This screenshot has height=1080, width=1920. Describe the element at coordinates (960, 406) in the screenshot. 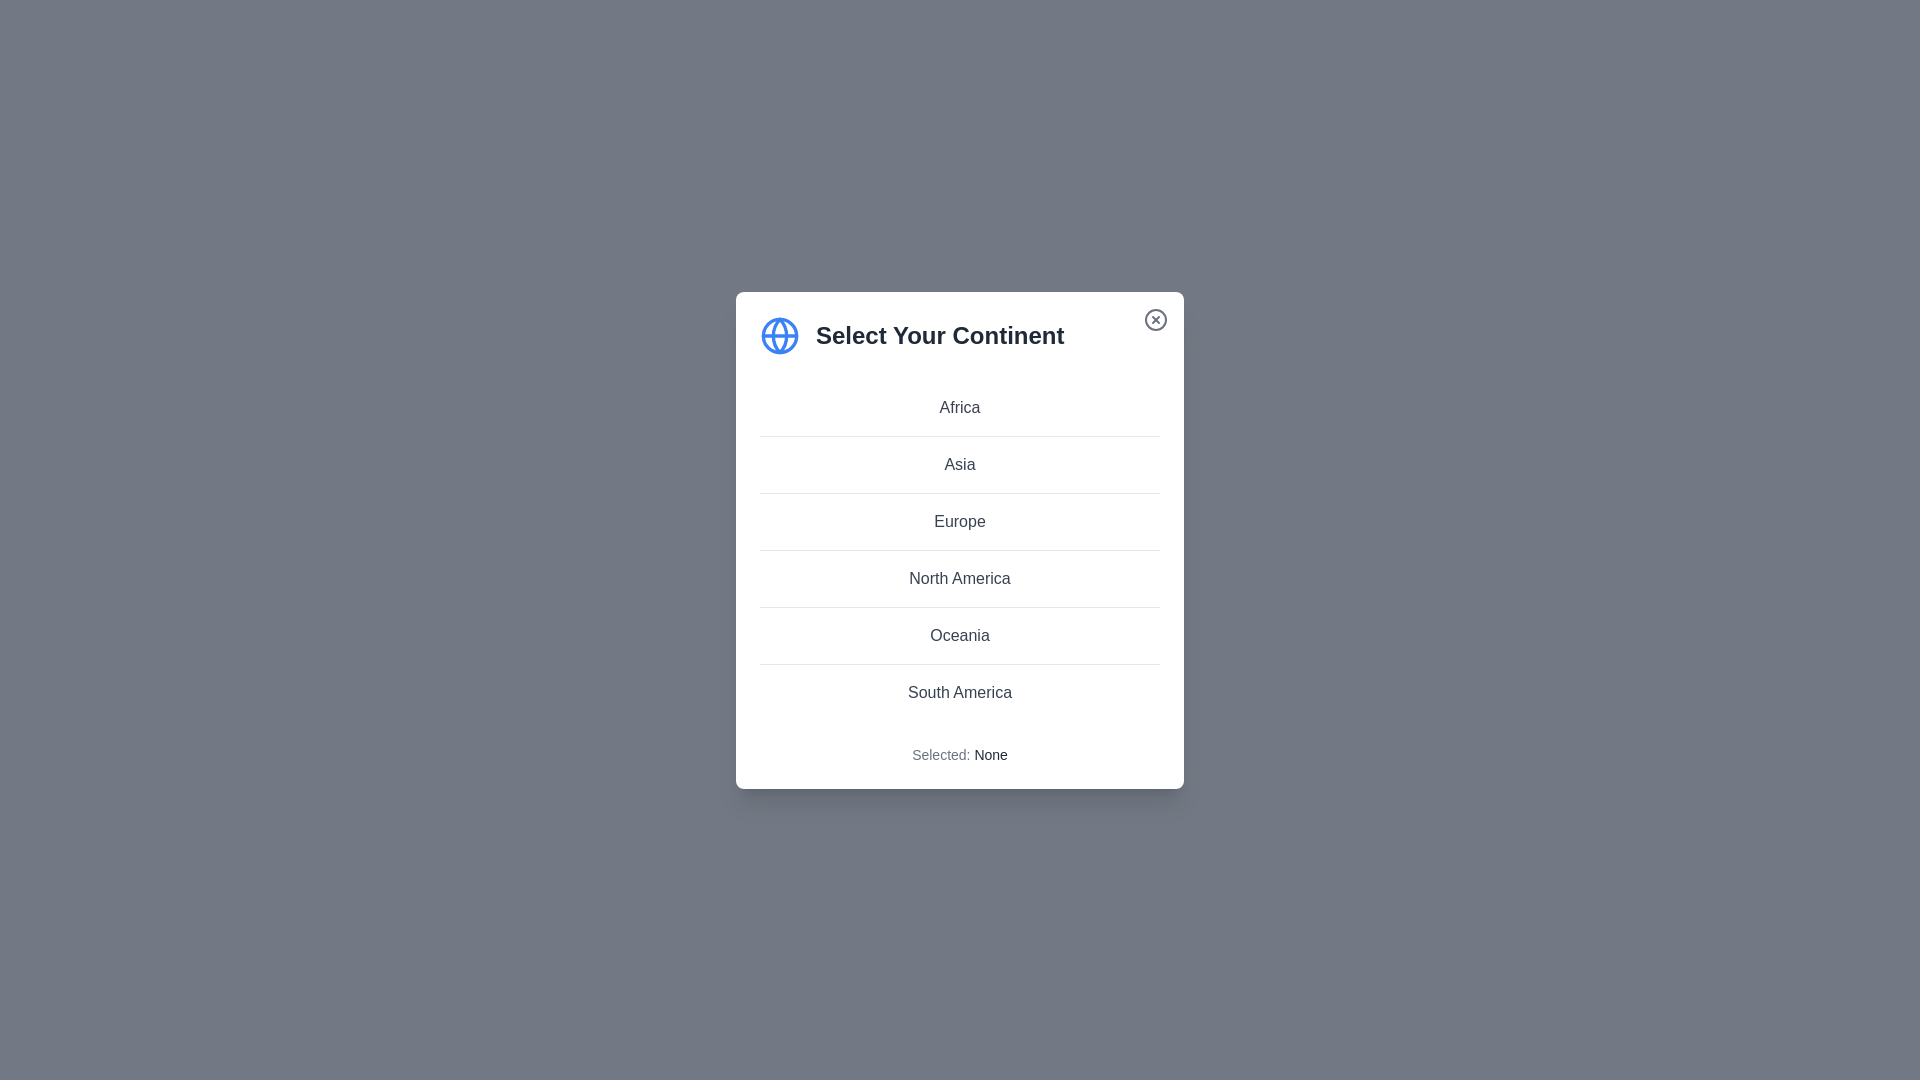

I see `the continent Africa from the list` at that location.